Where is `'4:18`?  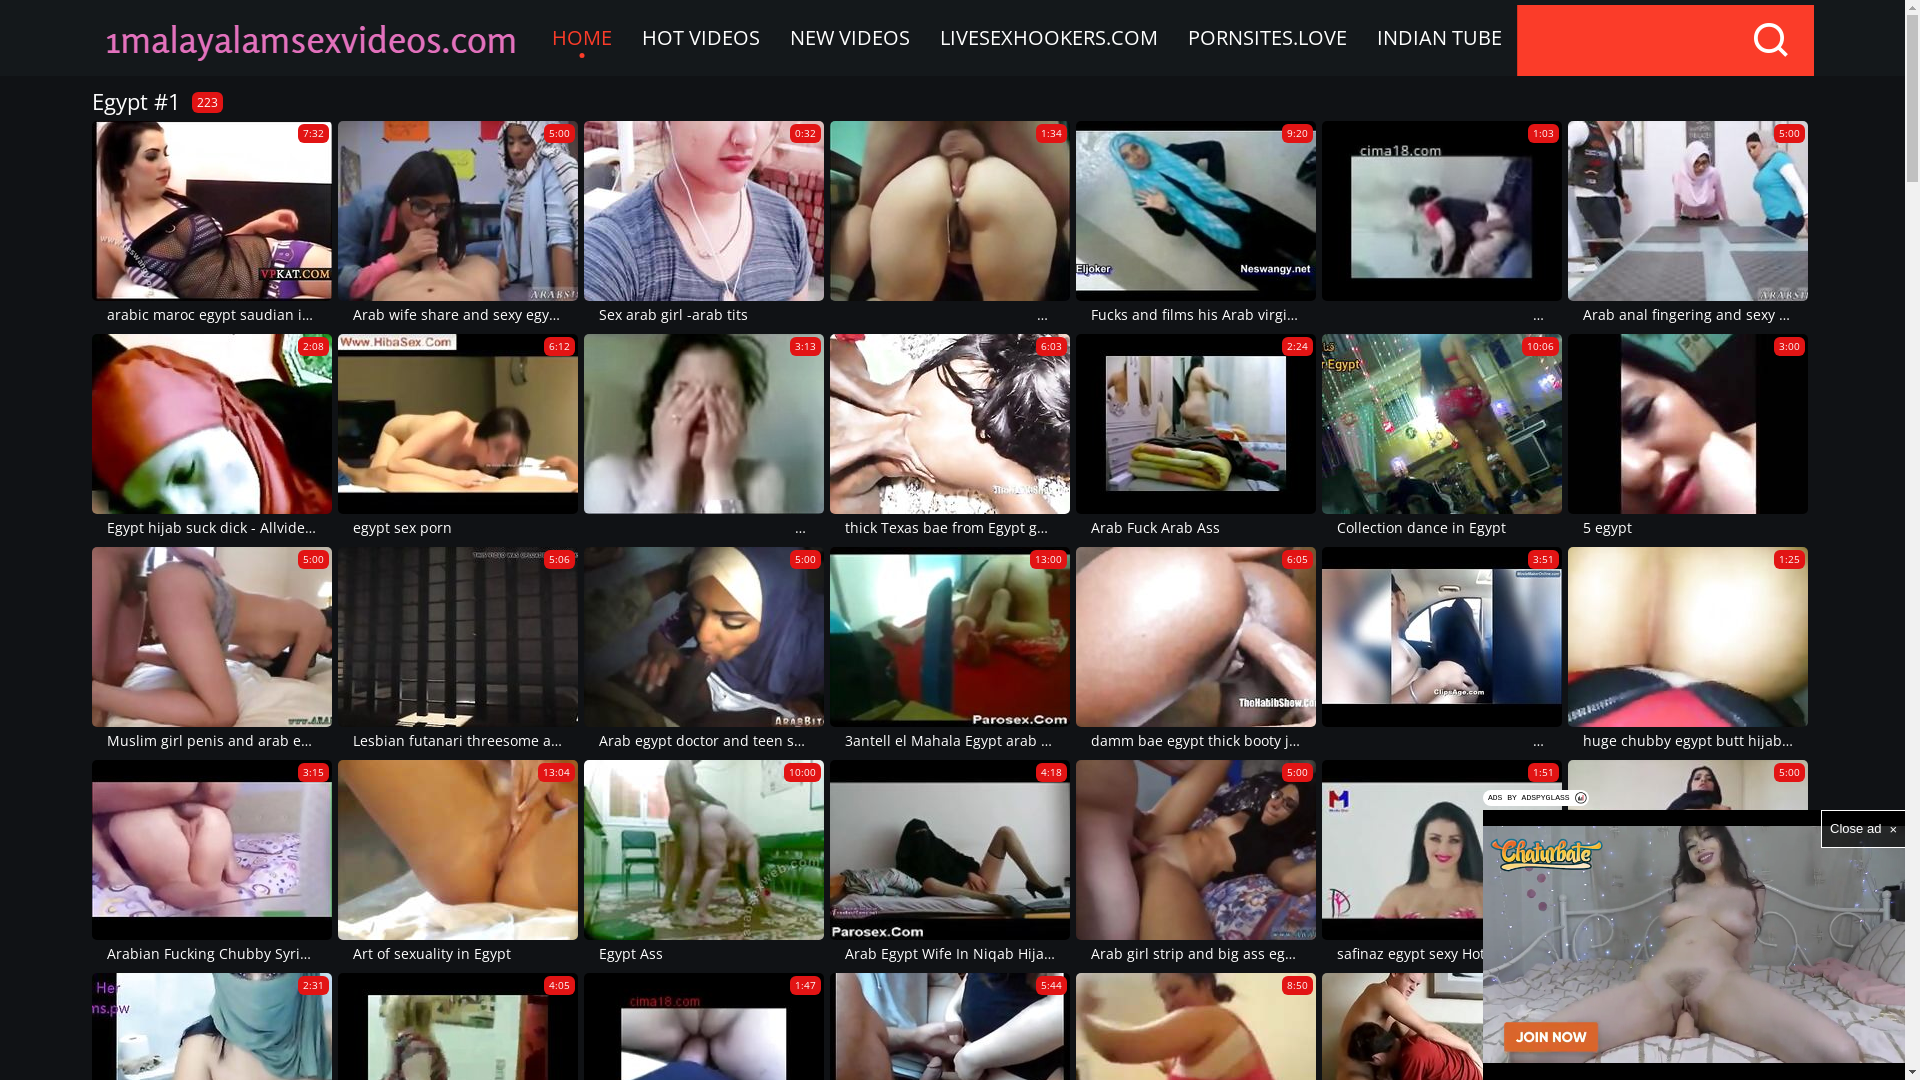 '4:18 is located at coordinates (949, 862).